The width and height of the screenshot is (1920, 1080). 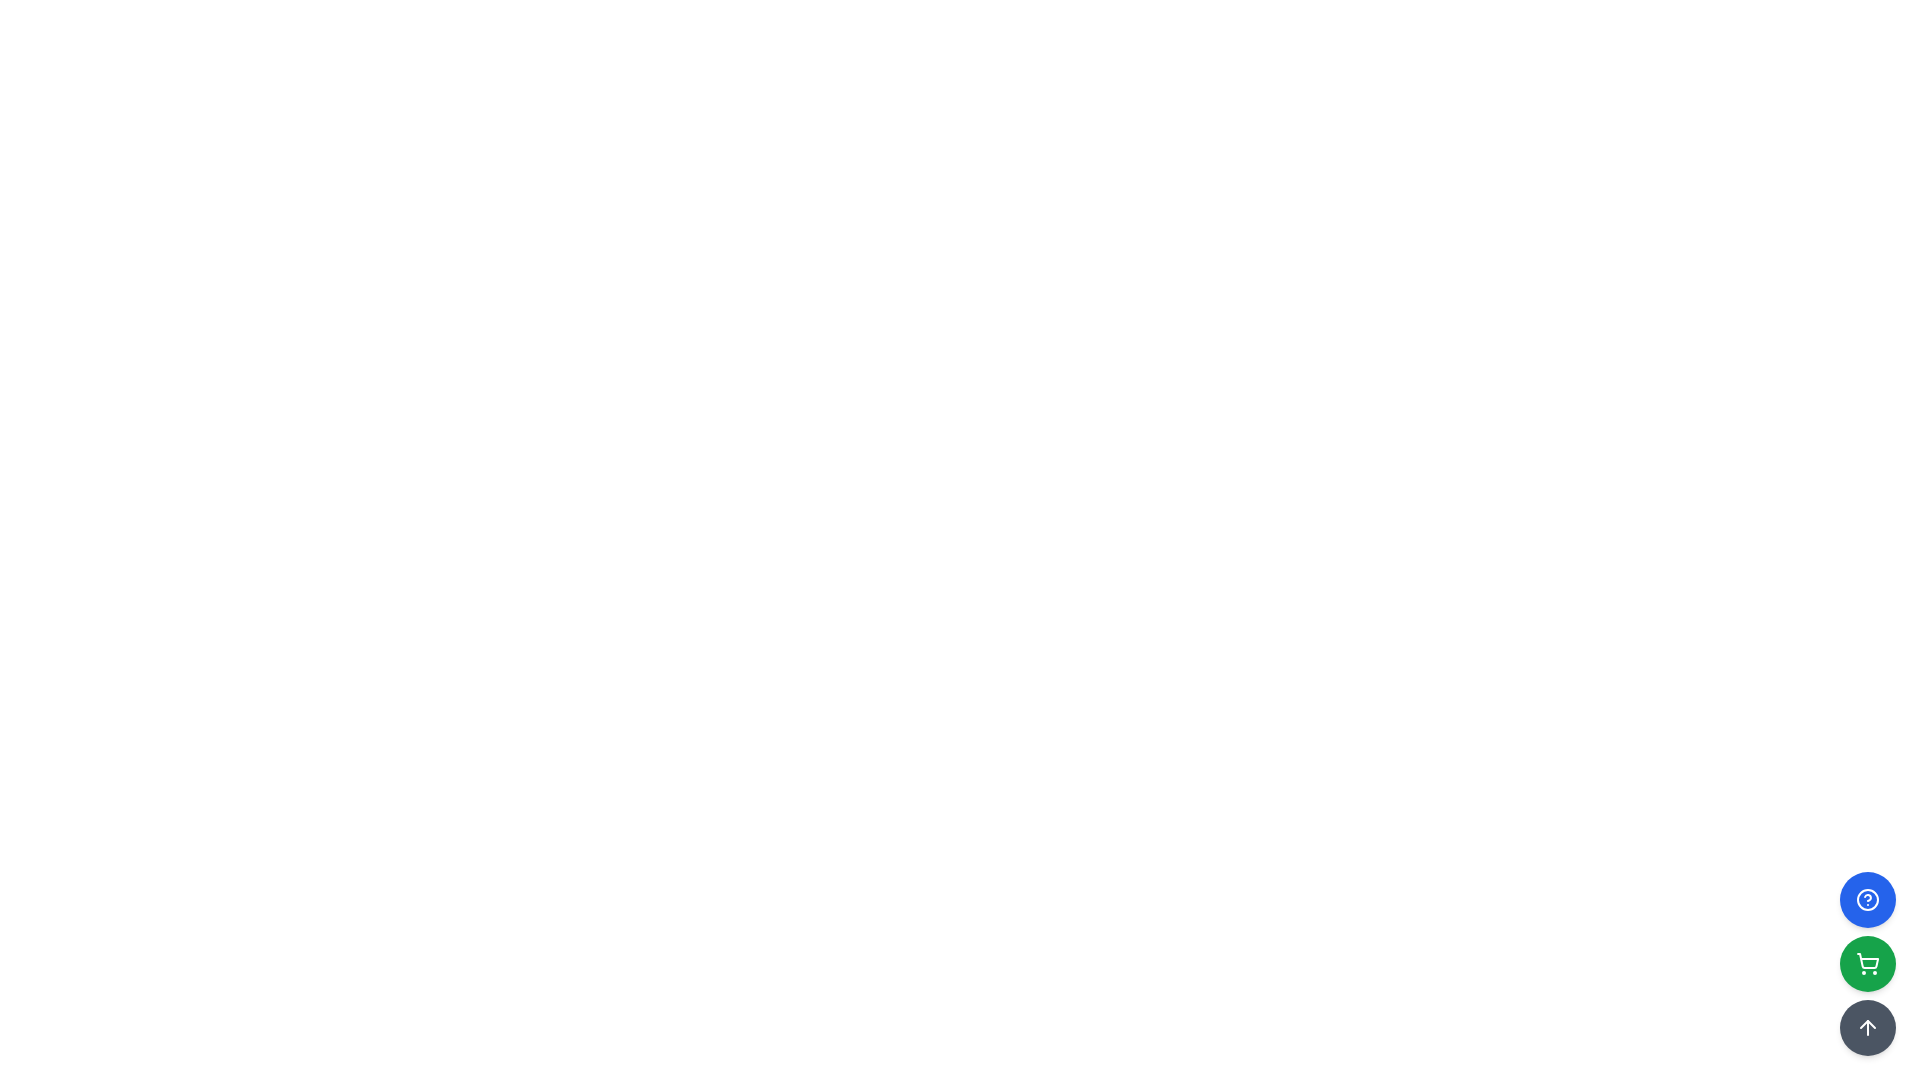 What do you see at coordinates (1866, 1028) in the screenshot?
I see `the circular button with a dark gray background and a white upward arrow icon, located at the bottom of a vertical stack of three buttons in the bottom-right corner of the interface` at bounding box center [1866, 1028].